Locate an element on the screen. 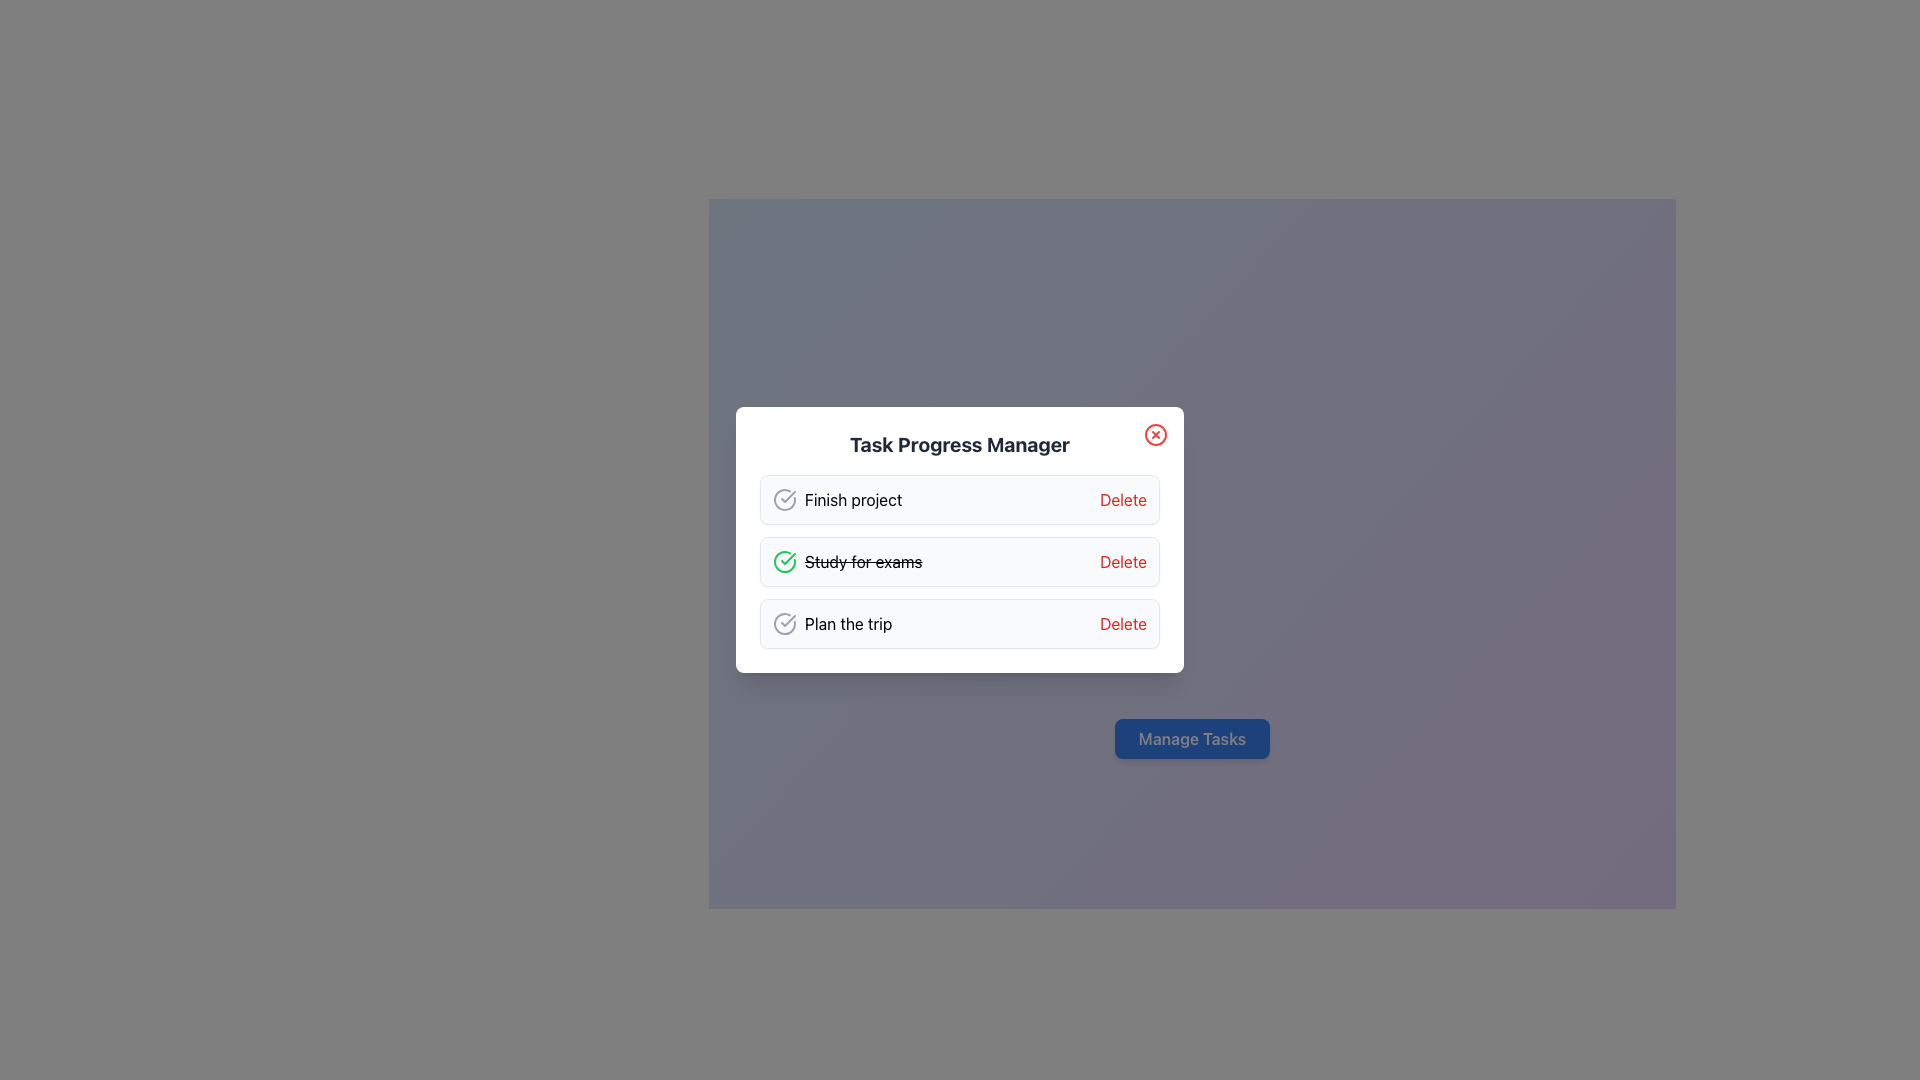 The width and height of the screenshot is (1920, 1080). the circular checkmark icon that is gray in color and positioned to the left of the 'Finish project' text is located at coordinates (784, 499).